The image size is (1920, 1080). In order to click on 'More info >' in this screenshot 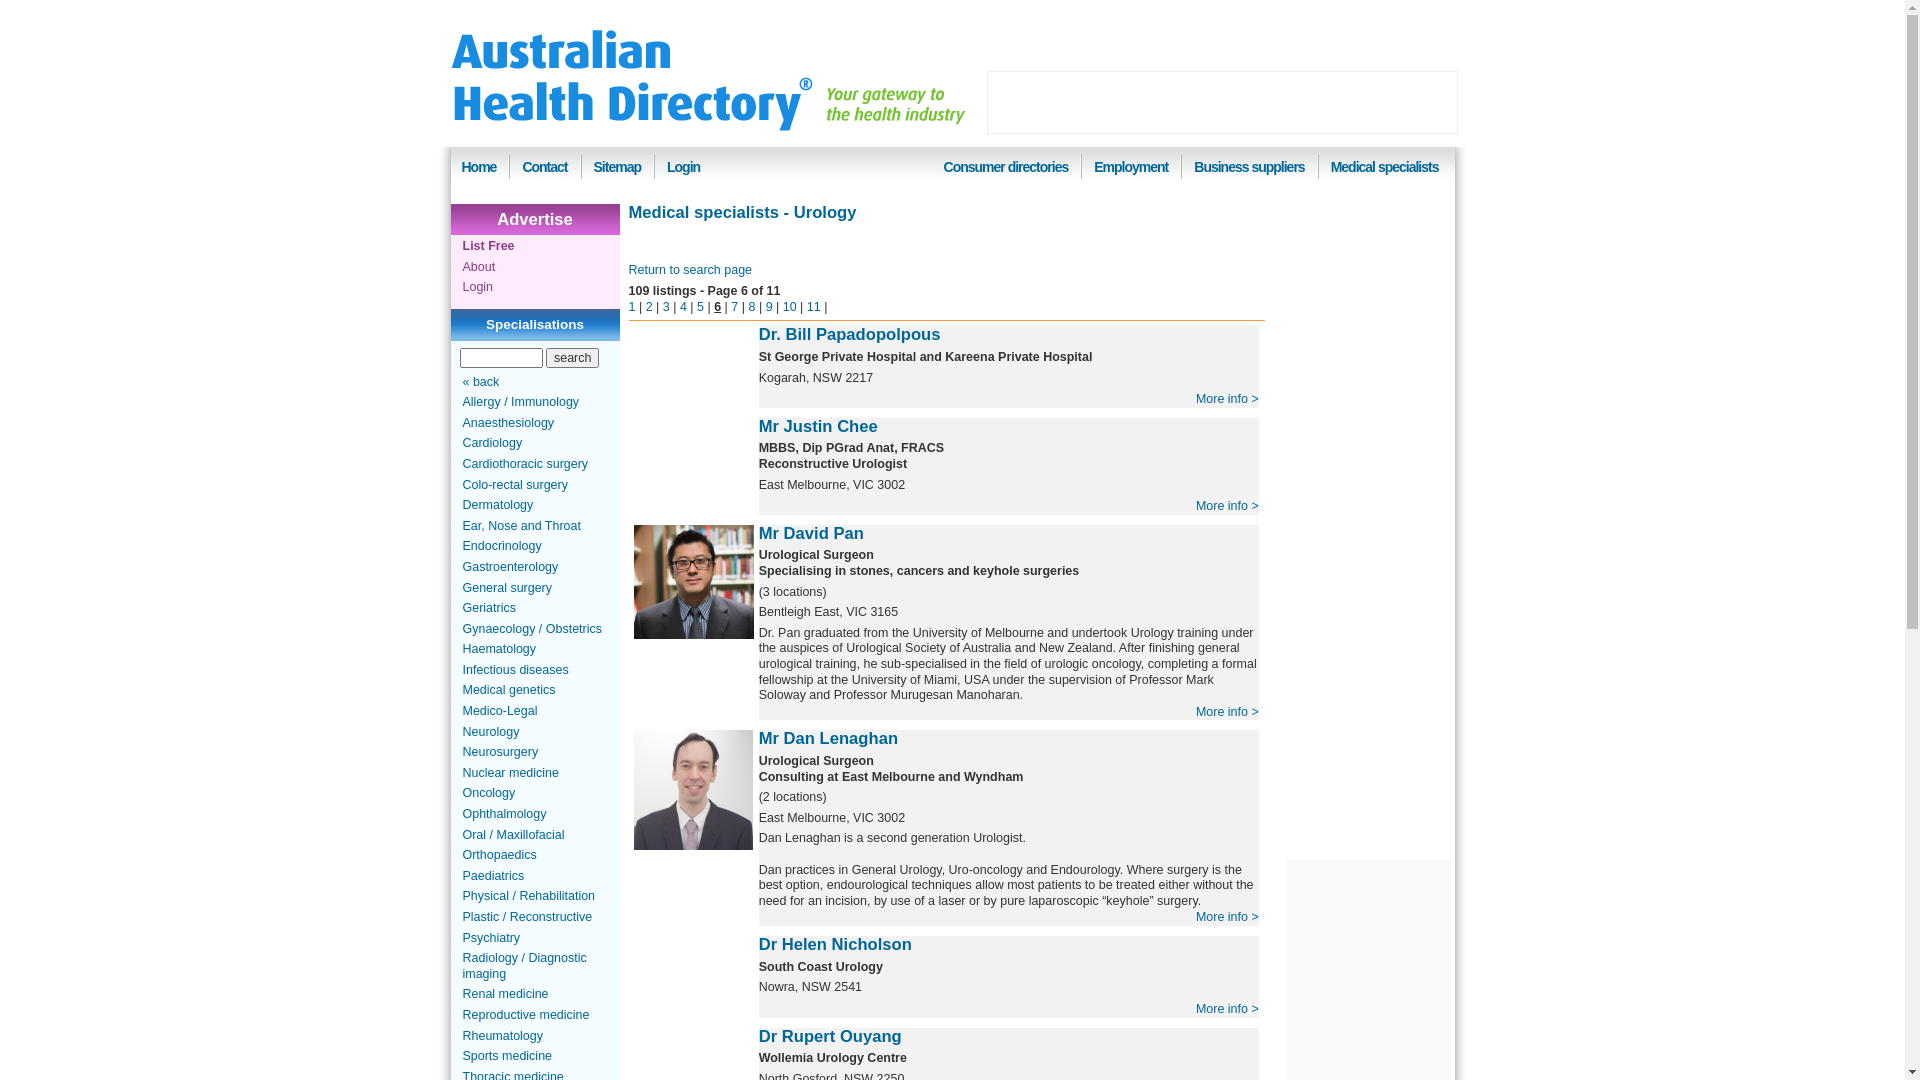, I will do `click(1226, 1009)`.